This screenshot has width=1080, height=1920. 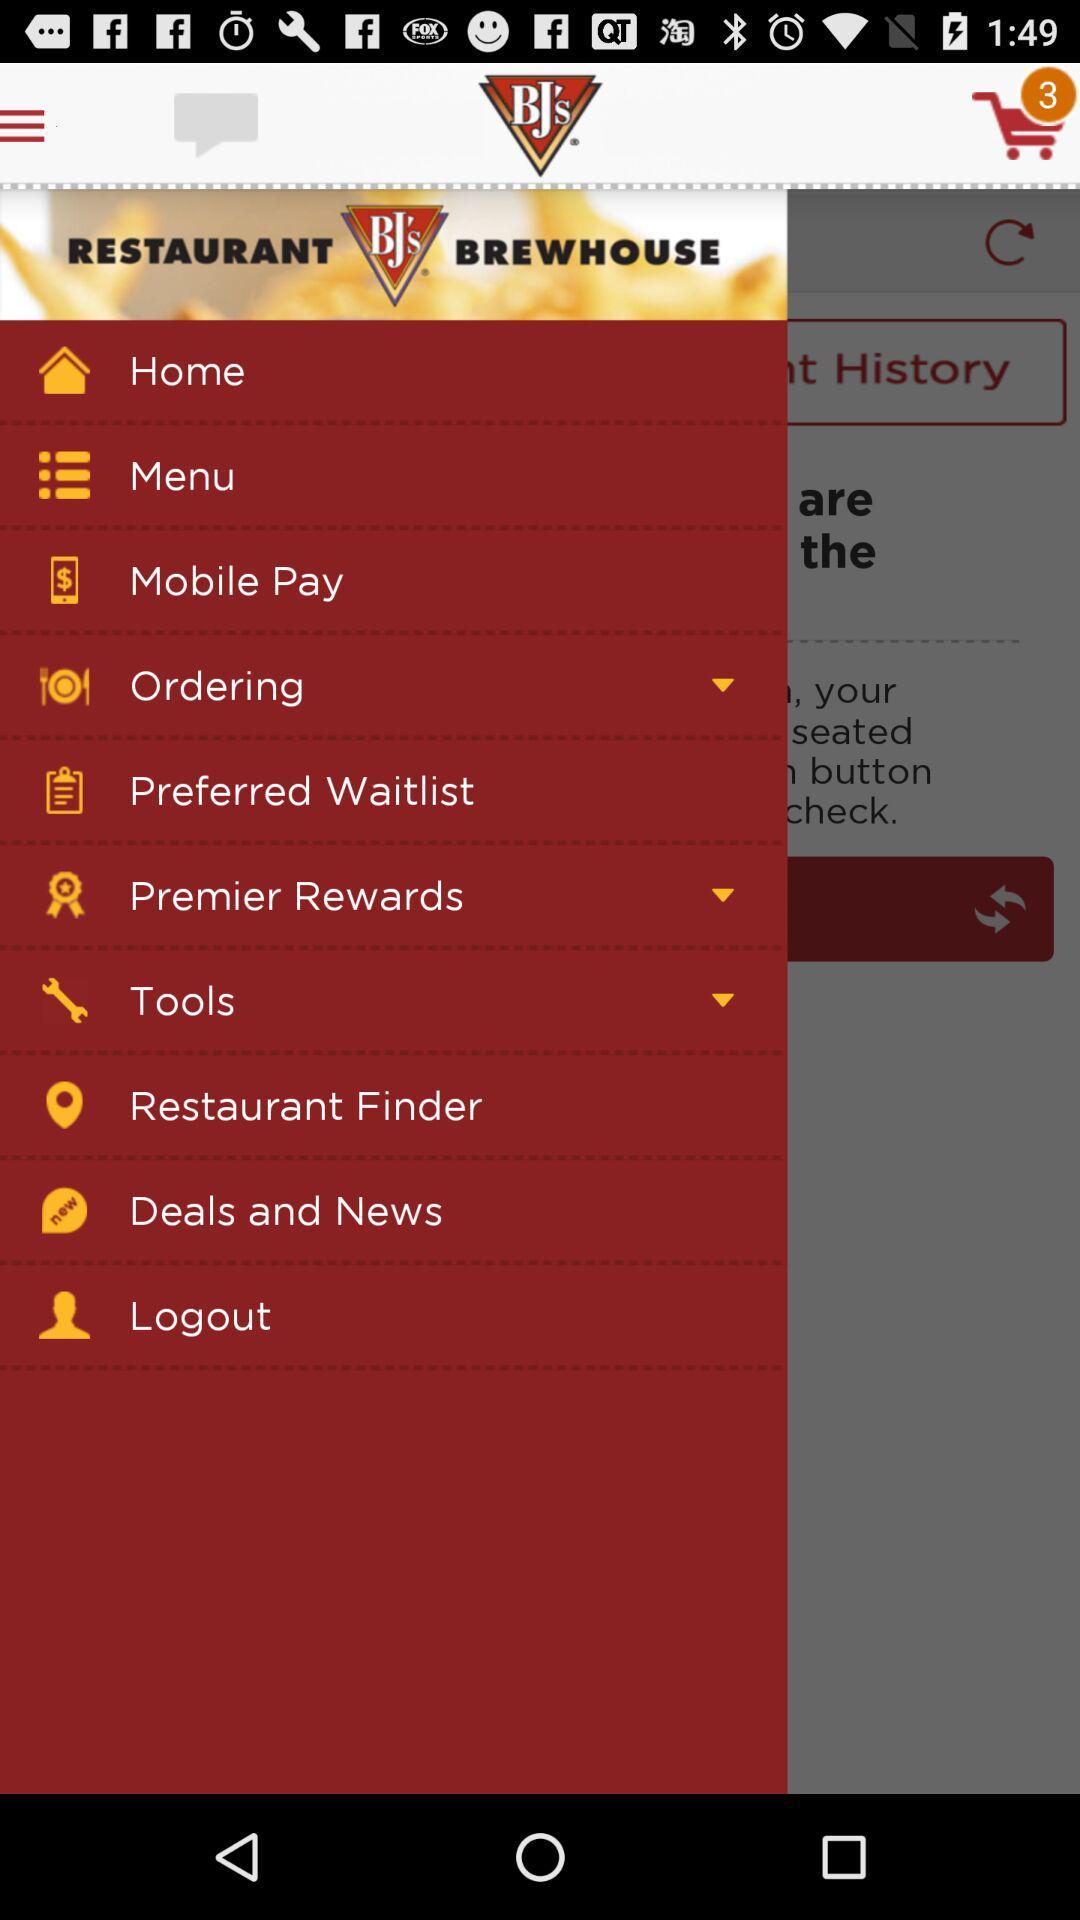 I want to click on tools icon on the page, so click(x=64, y=1000).